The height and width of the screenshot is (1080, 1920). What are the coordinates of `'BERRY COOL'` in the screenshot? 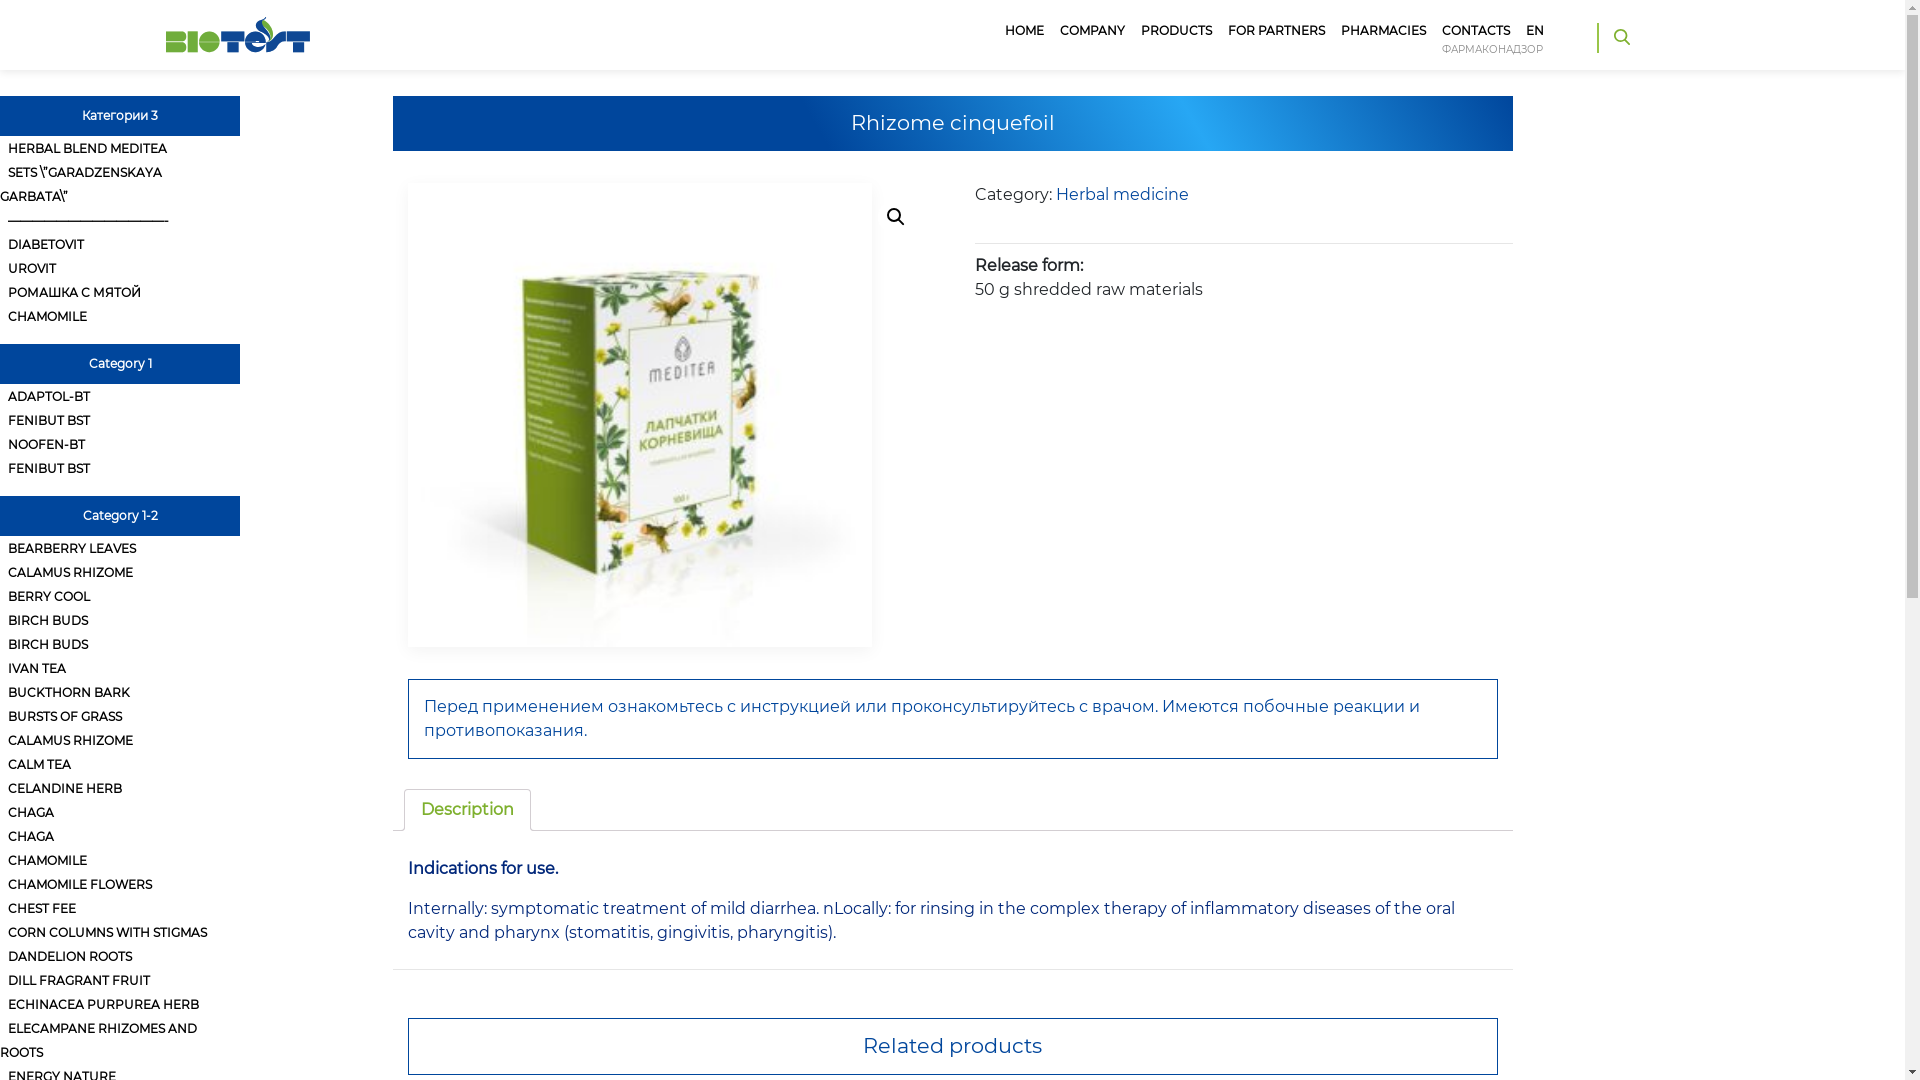 It's located at (48, 595).